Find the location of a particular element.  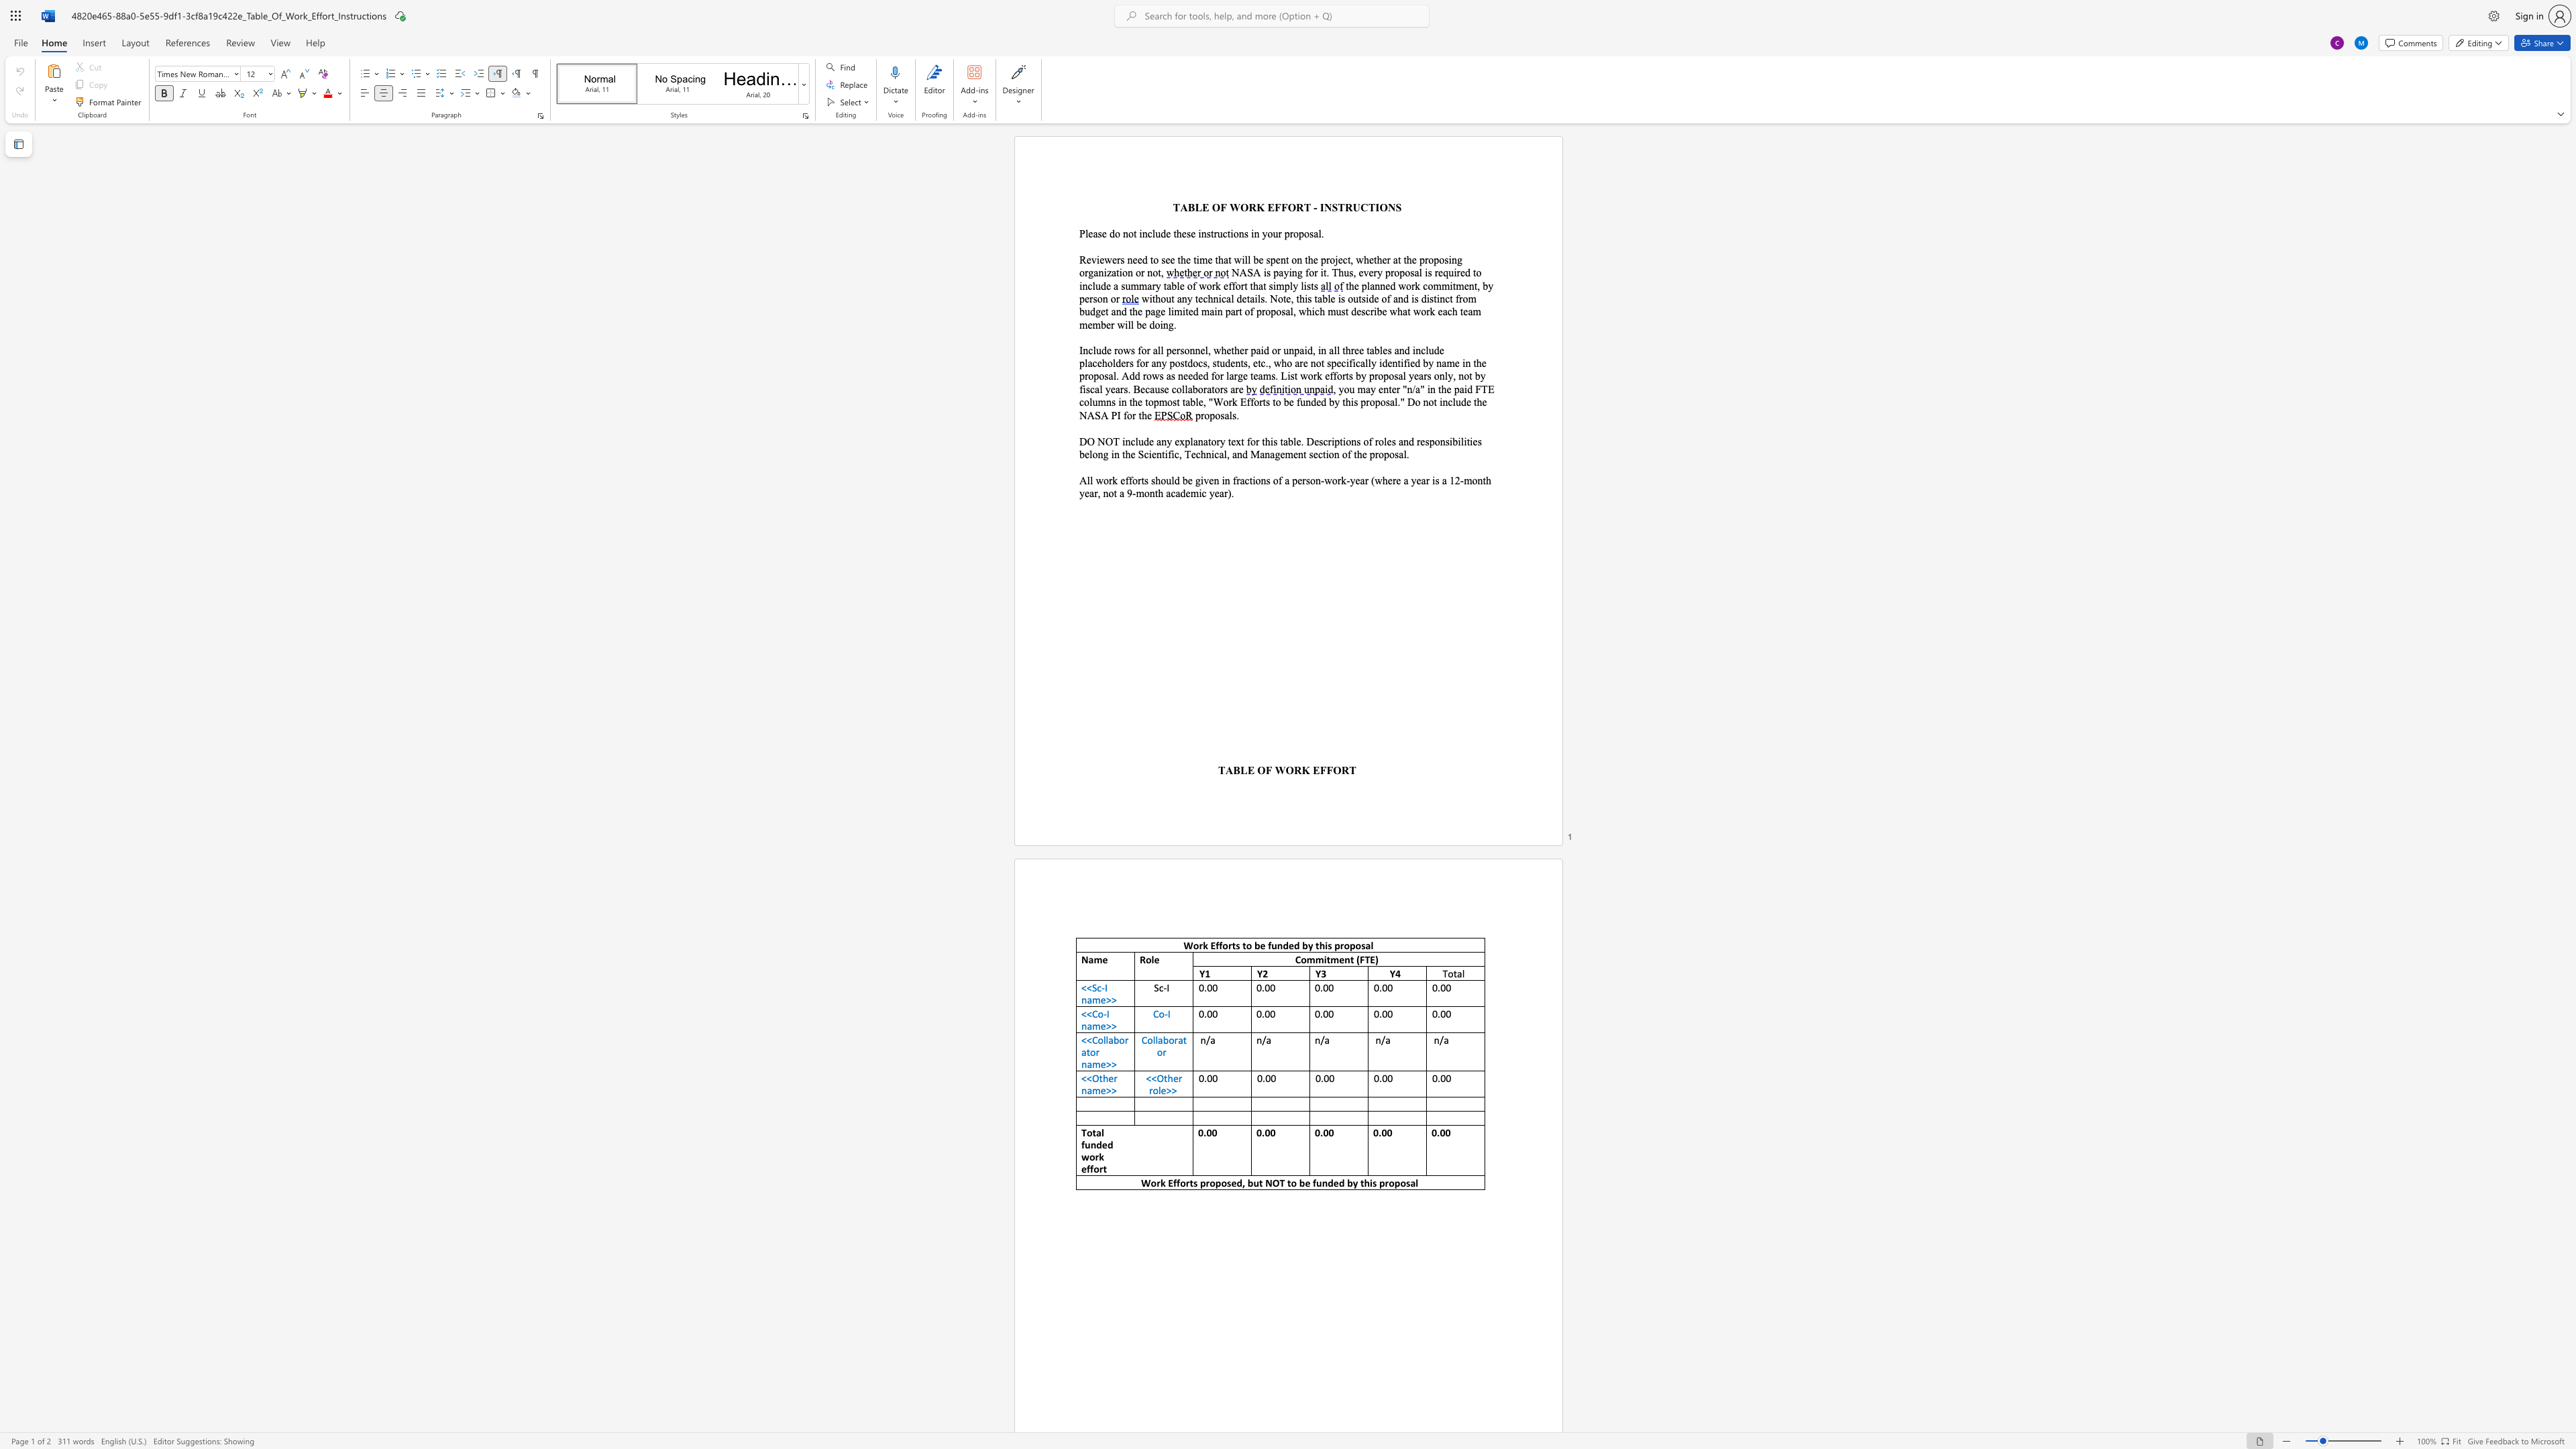

the space between the continuous character "n" and "e" in the text is located at coordinates (1384, 284).